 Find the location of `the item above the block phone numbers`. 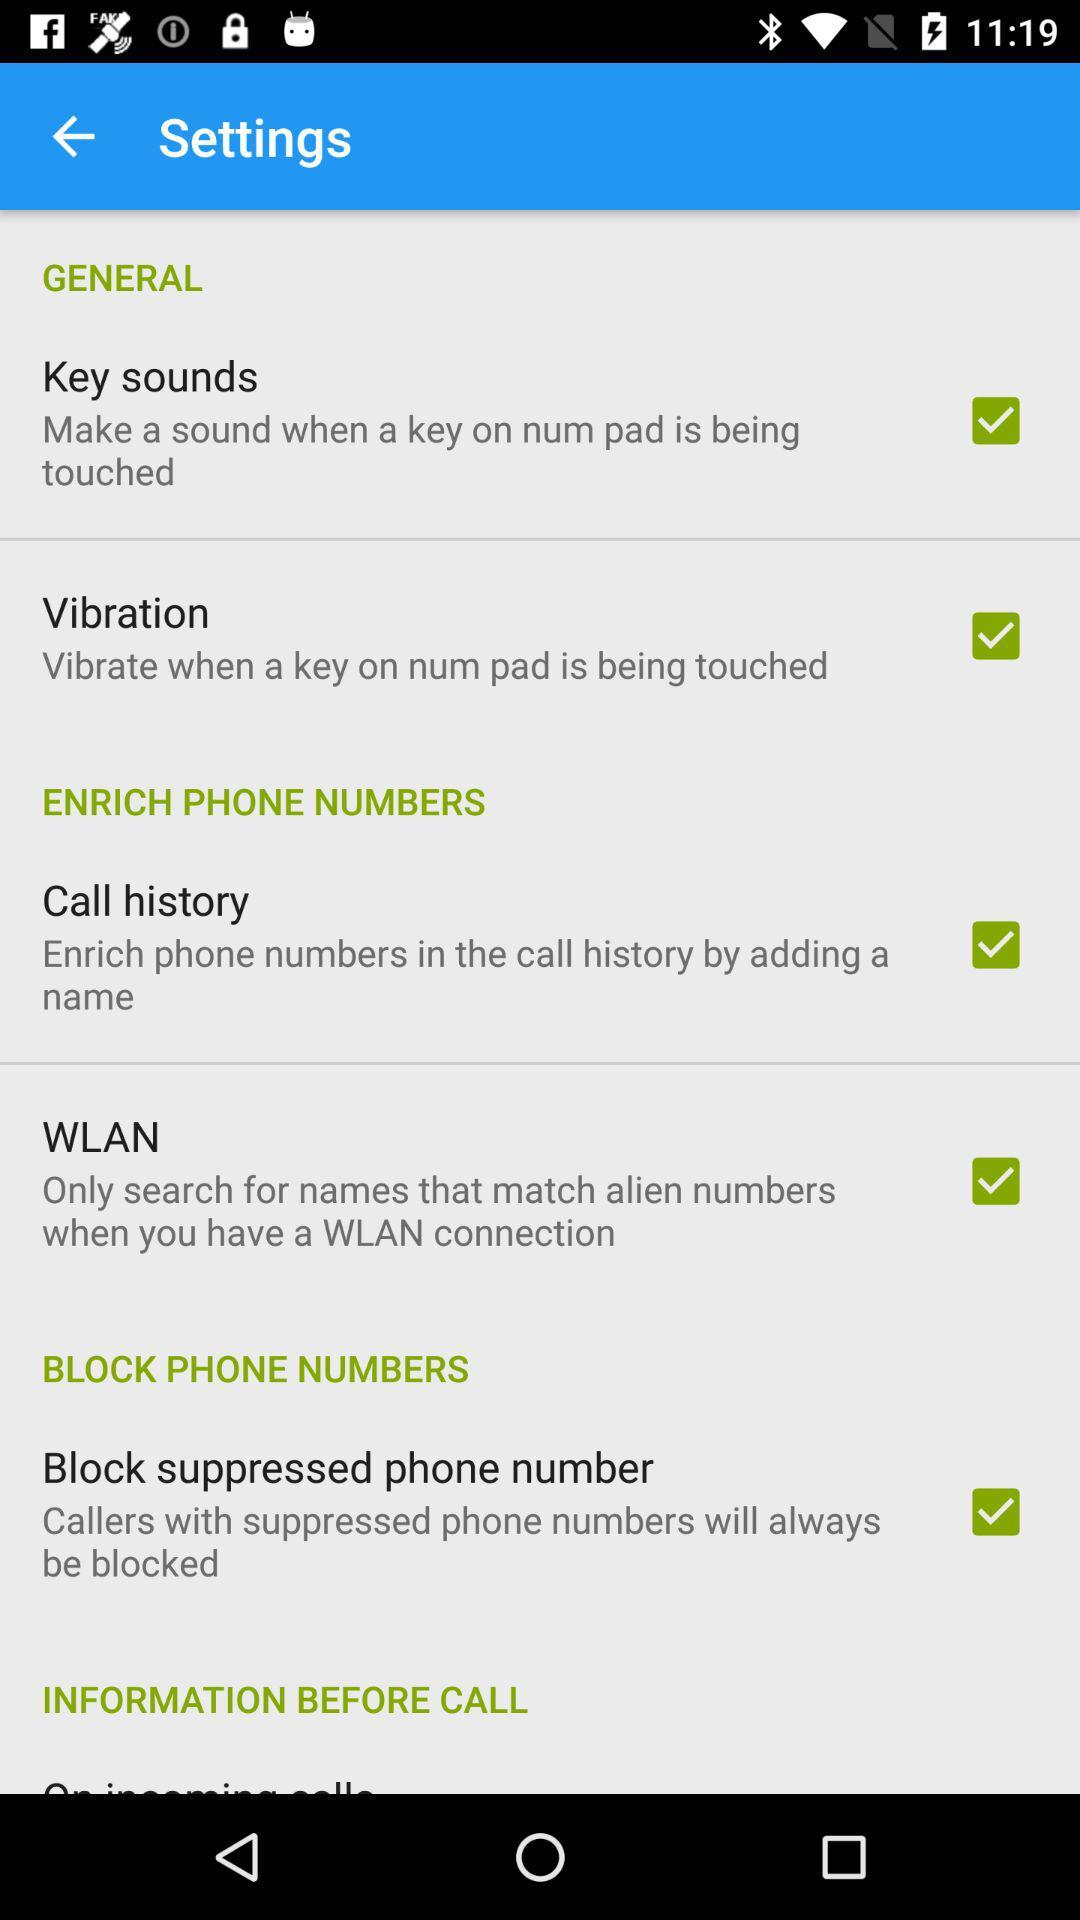

the item above the block phone numbers is located at coordinates (477, 1209).